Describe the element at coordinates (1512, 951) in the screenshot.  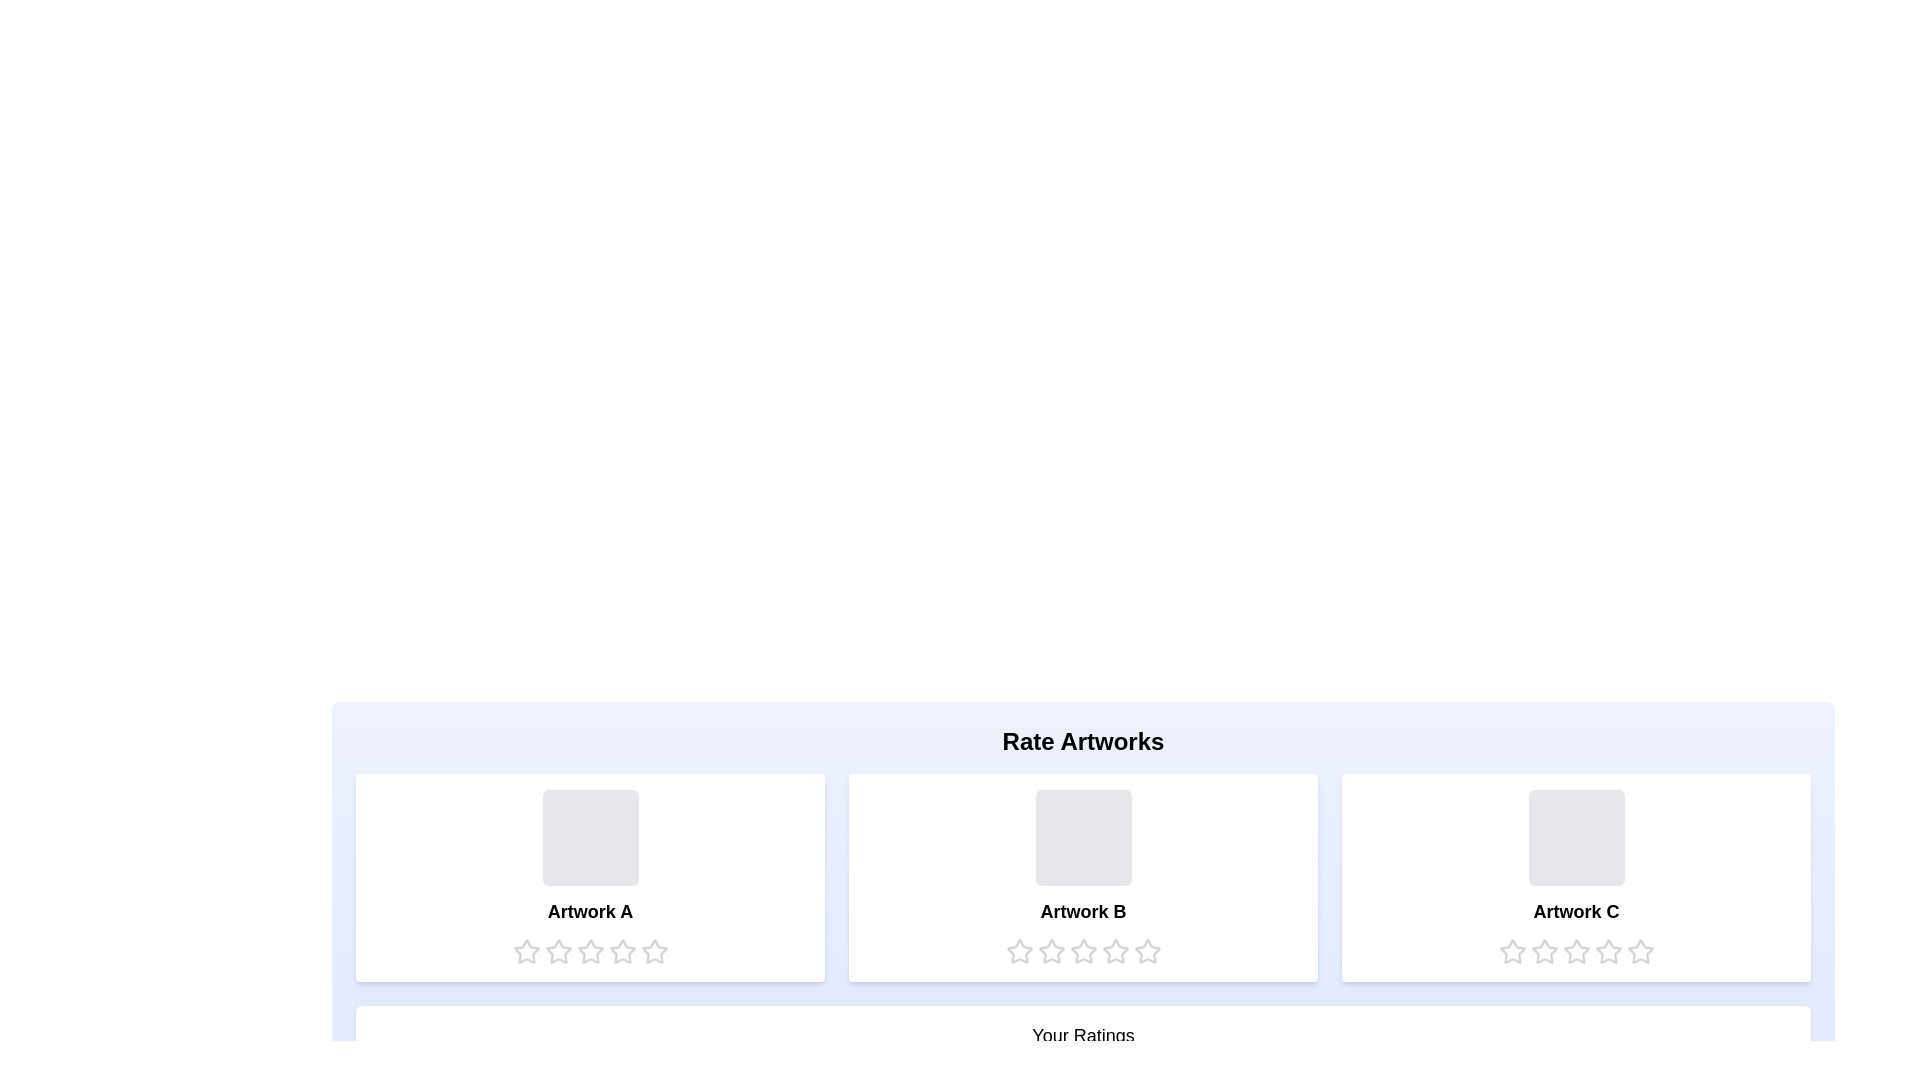
I see `the star corresponding to the rating 1 for the artwork Artwork C` at that location.